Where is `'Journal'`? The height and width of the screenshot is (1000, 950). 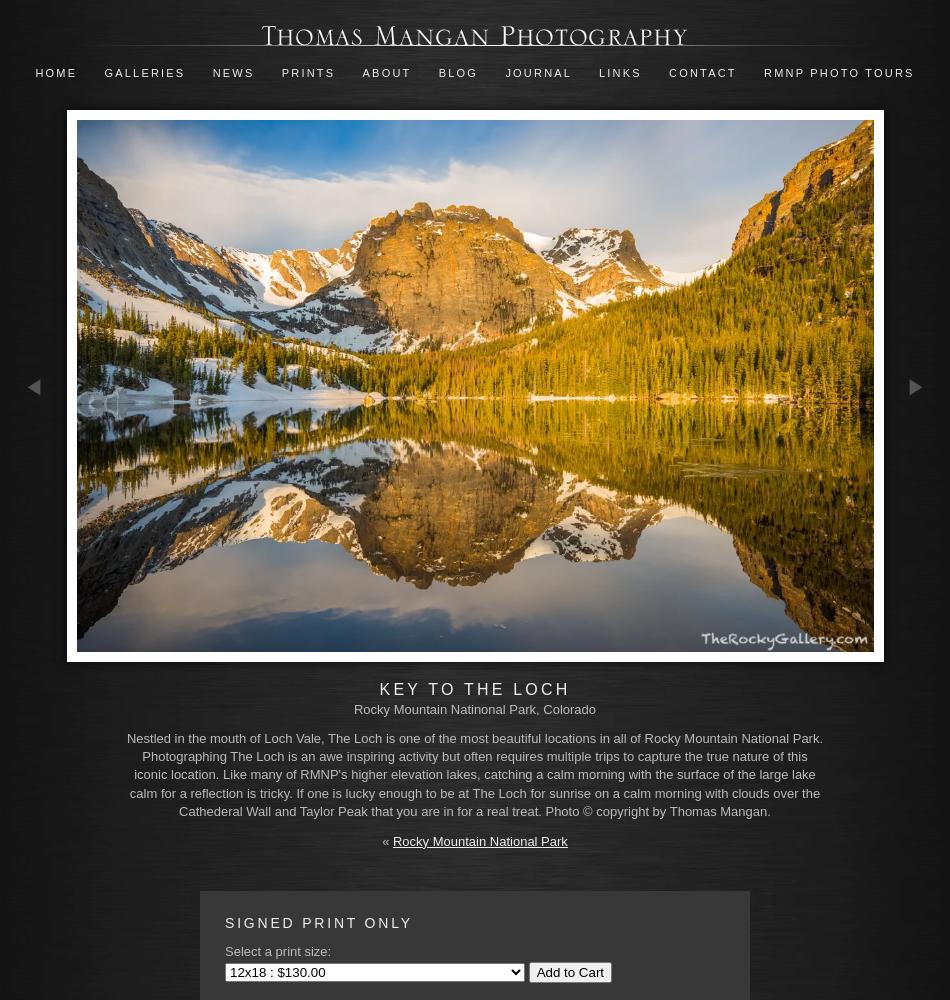 'Journal' is located at coordinates (540, 72).